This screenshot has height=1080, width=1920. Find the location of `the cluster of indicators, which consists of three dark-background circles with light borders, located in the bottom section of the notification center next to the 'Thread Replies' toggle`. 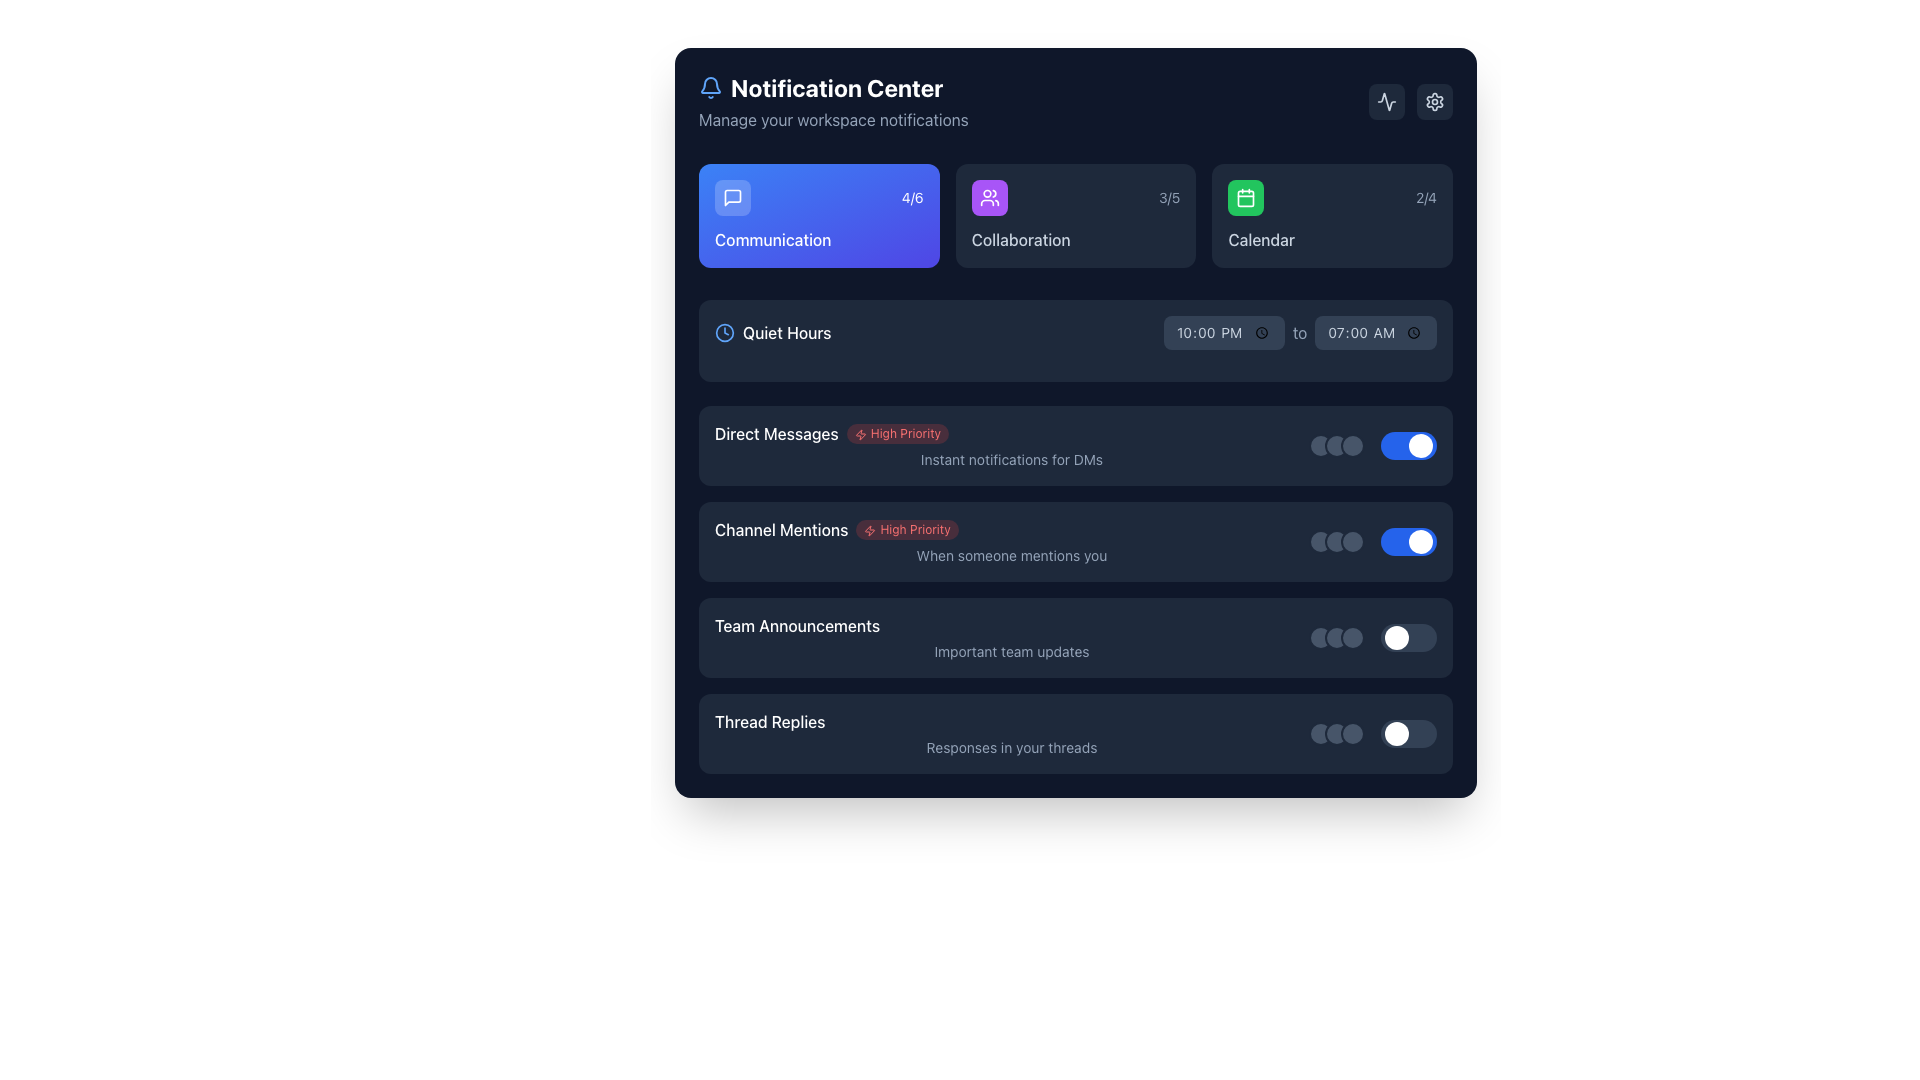

the cluster of indicators, which consists of three dark-background circles with light borders, located in the bottom section of the notification center next to the 'Thread Replies' toggle is located at coordinates (1337, 733).